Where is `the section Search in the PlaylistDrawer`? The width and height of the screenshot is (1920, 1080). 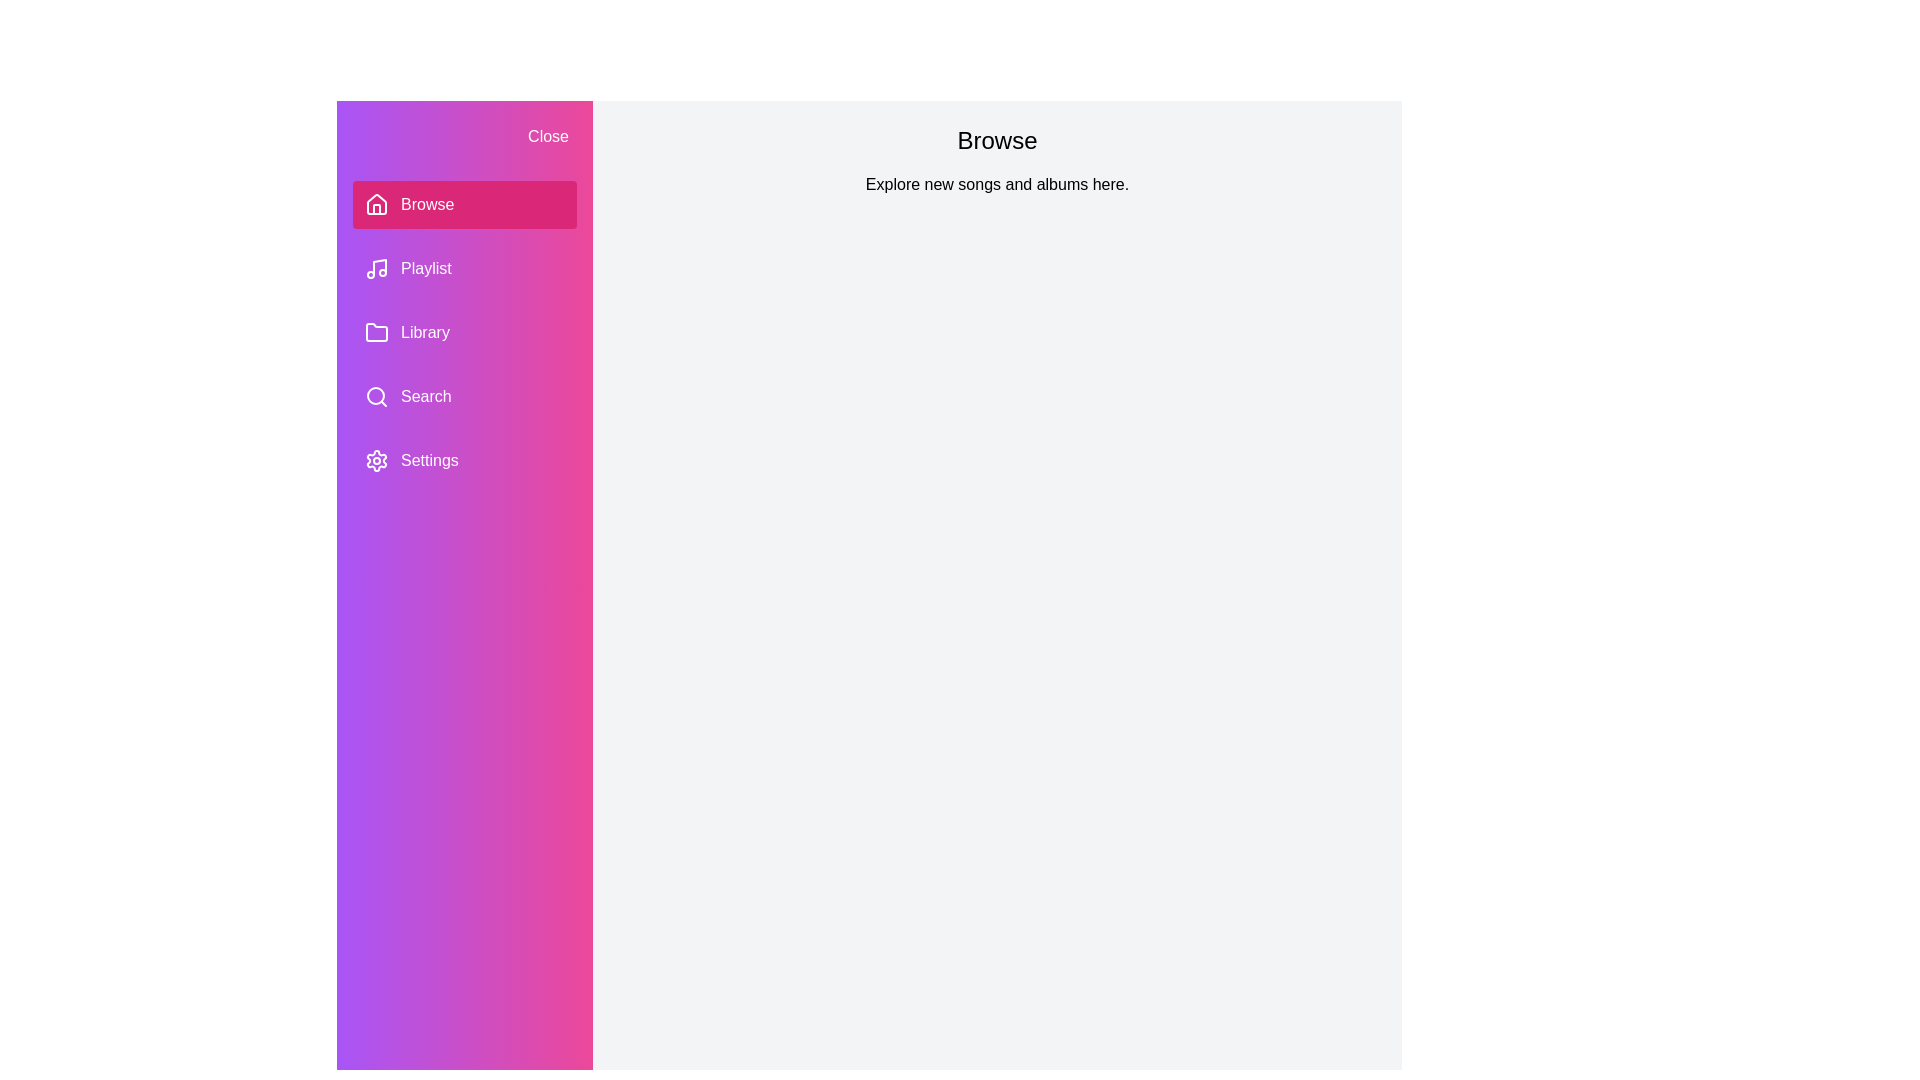
the section Search in the PlaylistDrawer is located at coordinates (464, 397).